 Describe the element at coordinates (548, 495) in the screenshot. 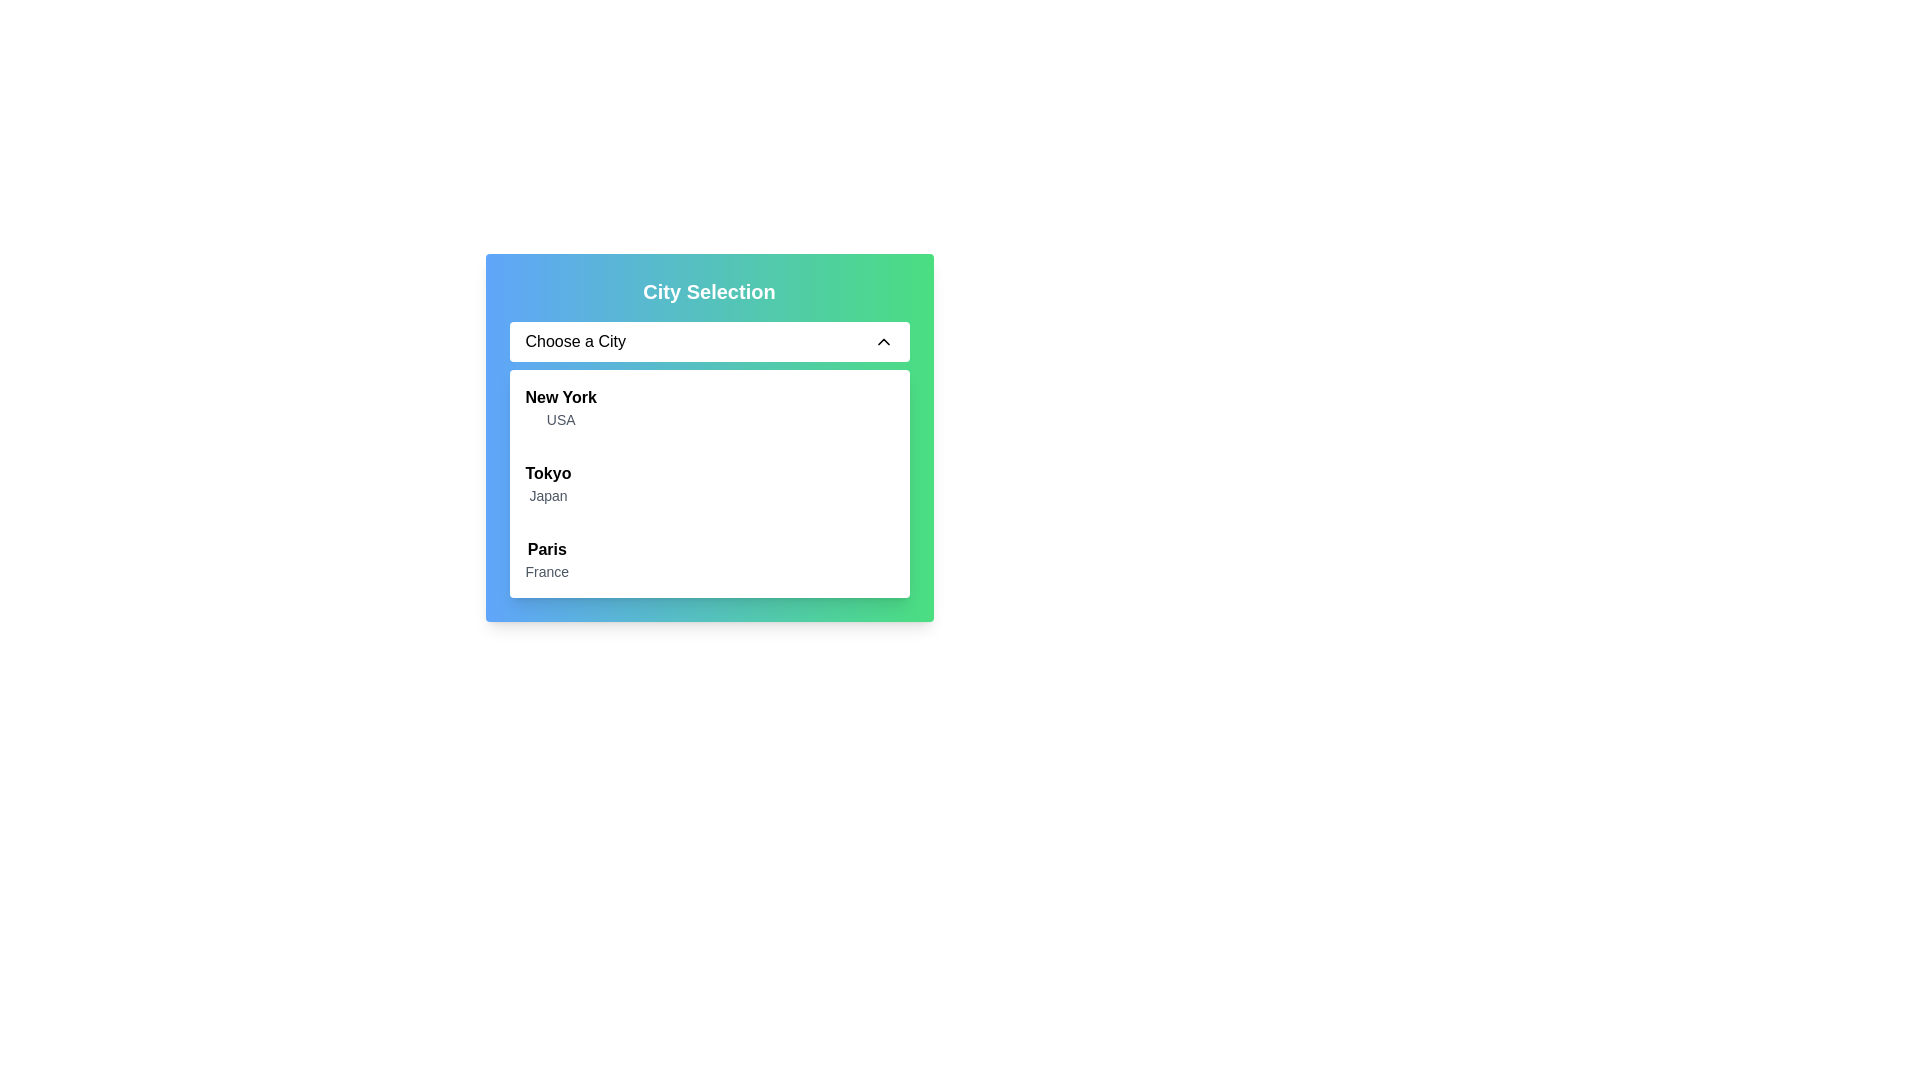

I see `text label displaying 'Japan' which is styled in gray, positioned below 'Tokyo' in the dropdown list` at that location.